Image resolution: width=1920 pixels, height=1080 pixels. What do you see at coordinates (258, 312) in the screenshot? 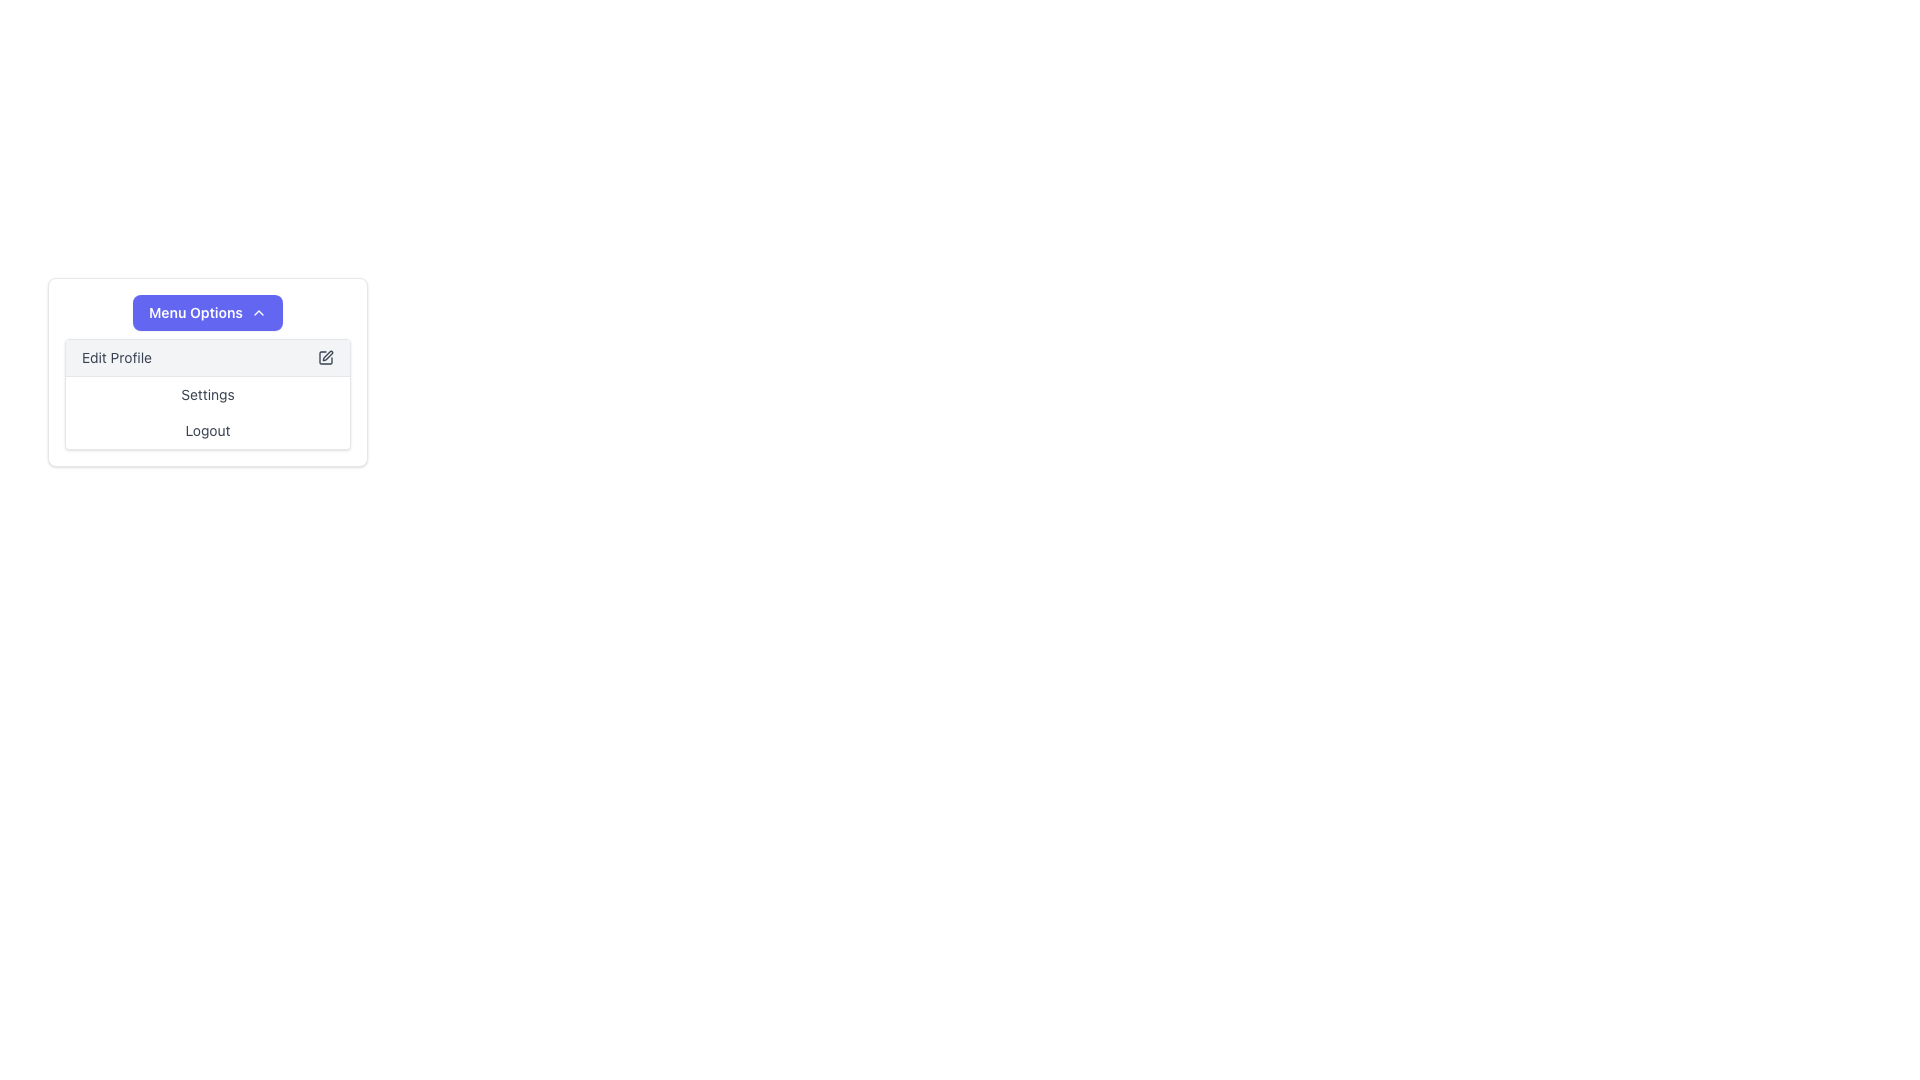
I see `the chevron icon pointing upwards, which is the rightmost component of the 'Menu Options' button` at bounding box center [258, 312].